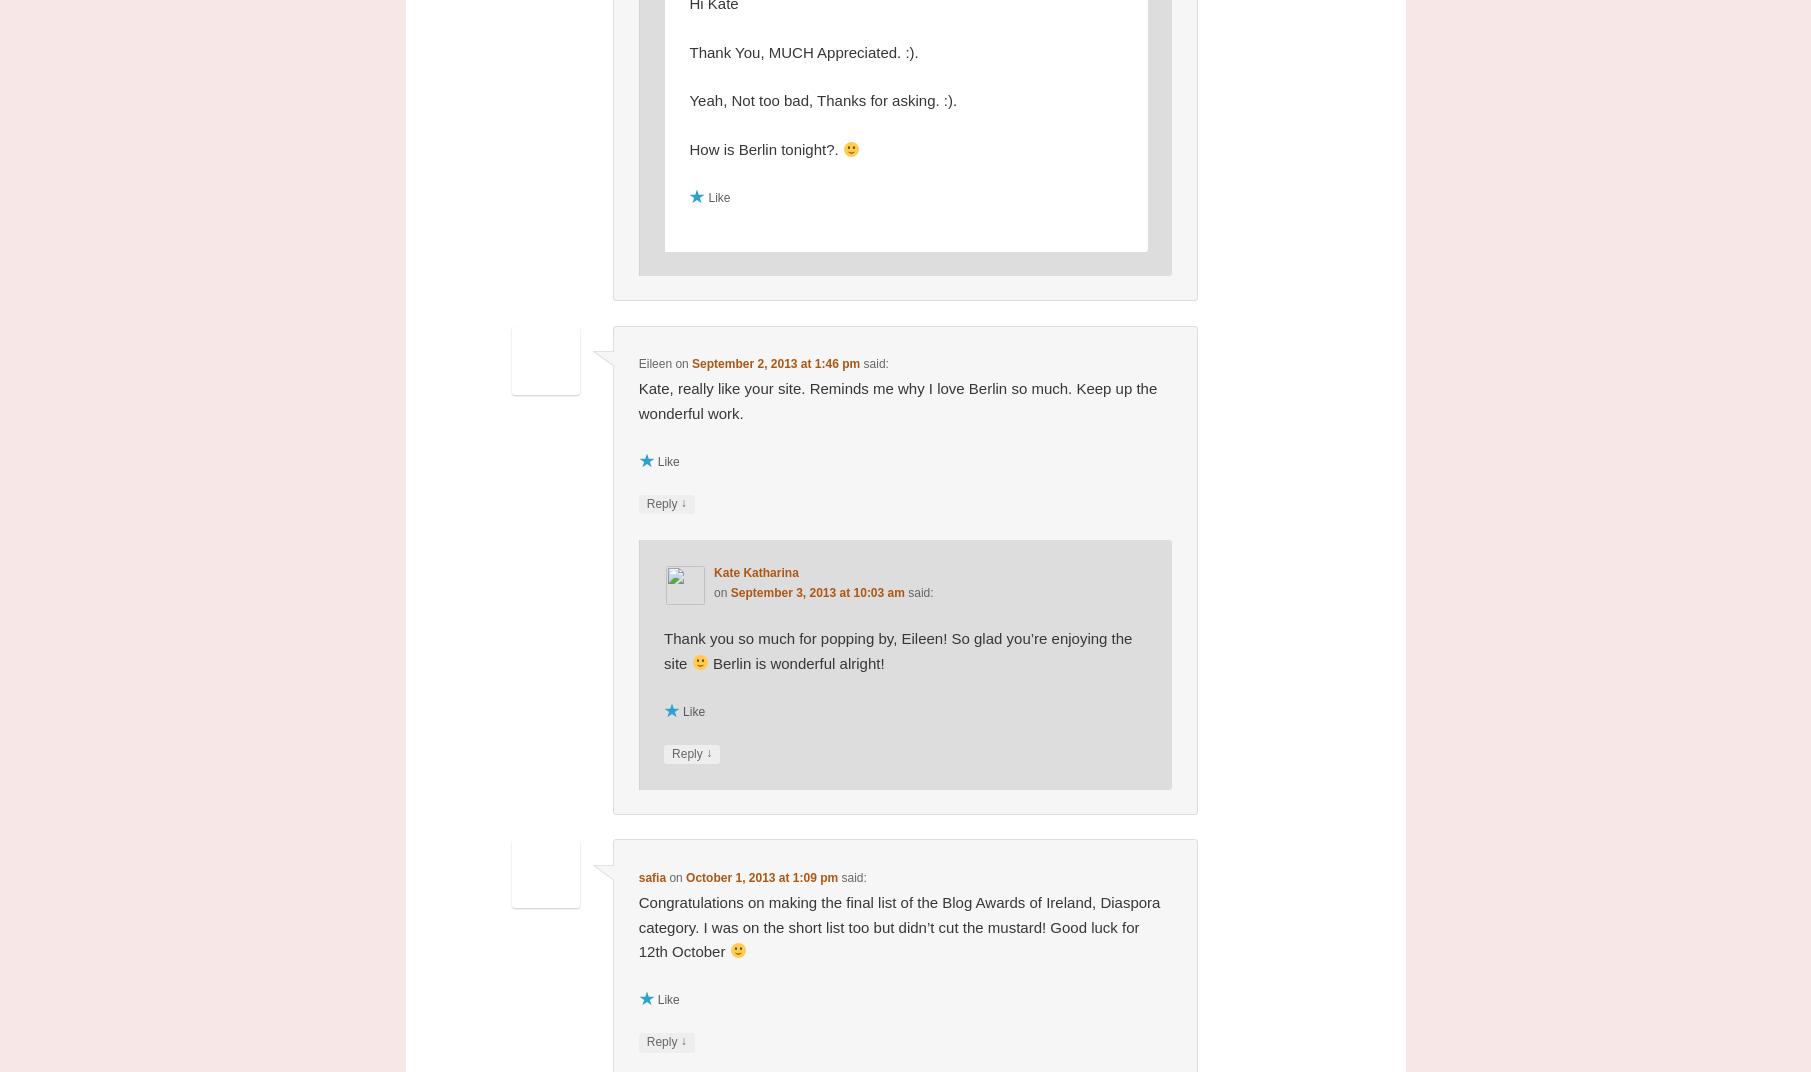 This screenshot has width=1811, height=1072. What do you see at coordinates (713, 571) in the screenshot?
I see `'Kate Katharina'` at bounding box center [713, 571].